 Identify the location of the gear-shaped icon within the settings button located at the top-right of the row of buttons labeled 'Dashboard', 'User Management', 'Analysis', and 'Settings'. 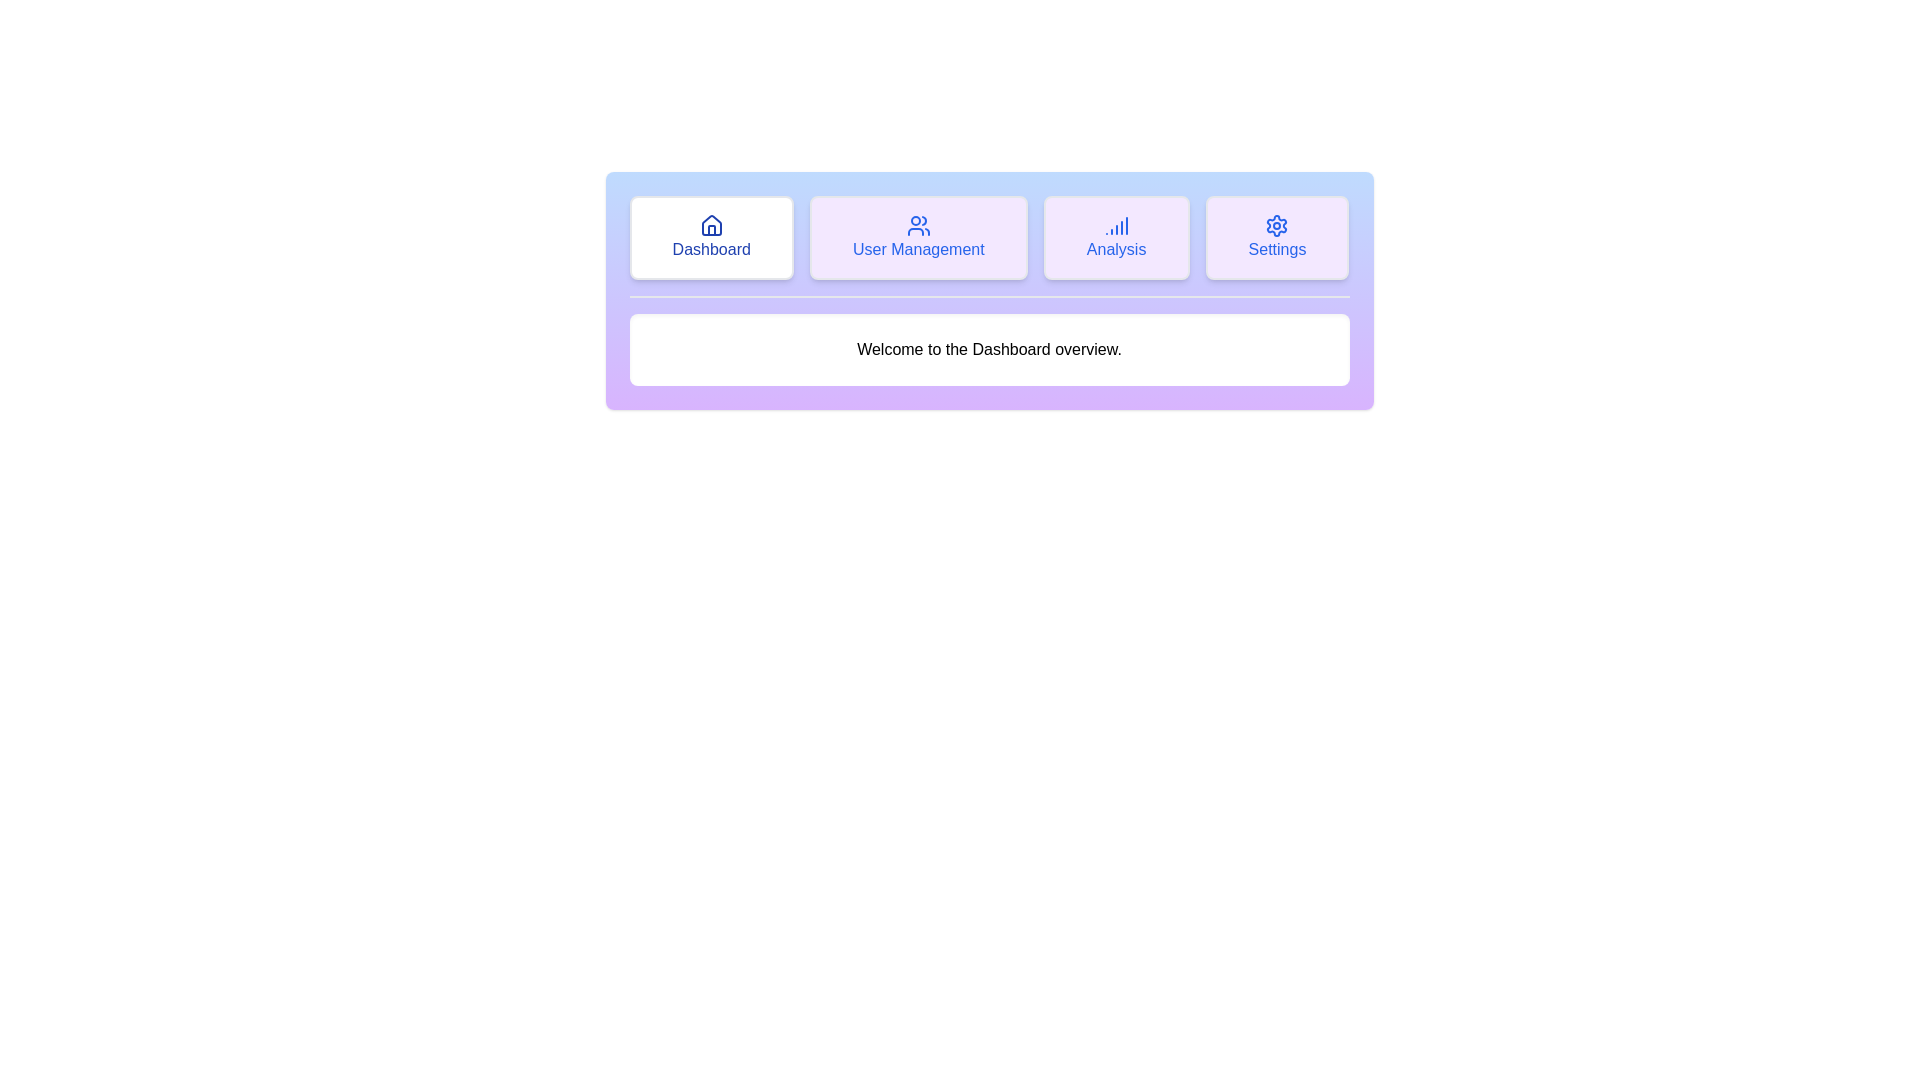
(1276, 225).